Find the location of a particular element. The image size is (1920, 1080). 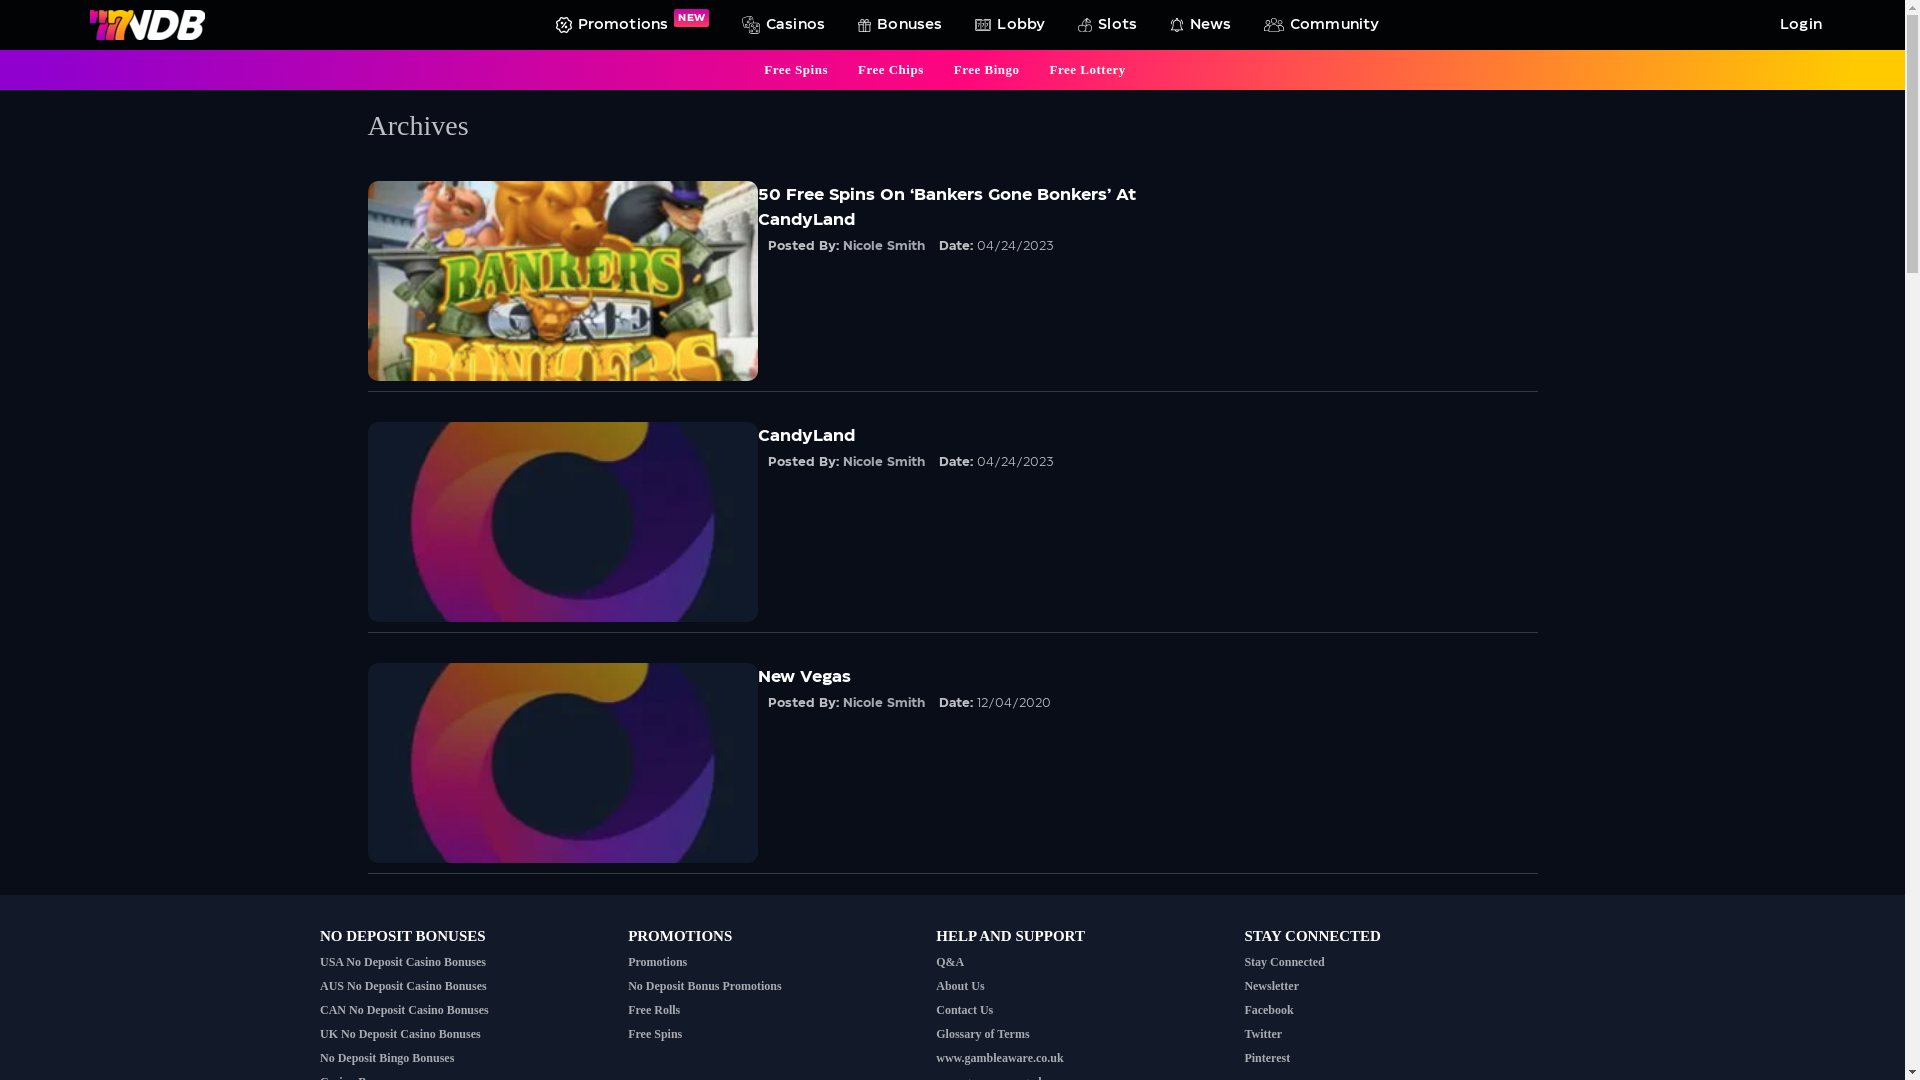

'Glossary of Terms' is located at coordinates (982, 1033).